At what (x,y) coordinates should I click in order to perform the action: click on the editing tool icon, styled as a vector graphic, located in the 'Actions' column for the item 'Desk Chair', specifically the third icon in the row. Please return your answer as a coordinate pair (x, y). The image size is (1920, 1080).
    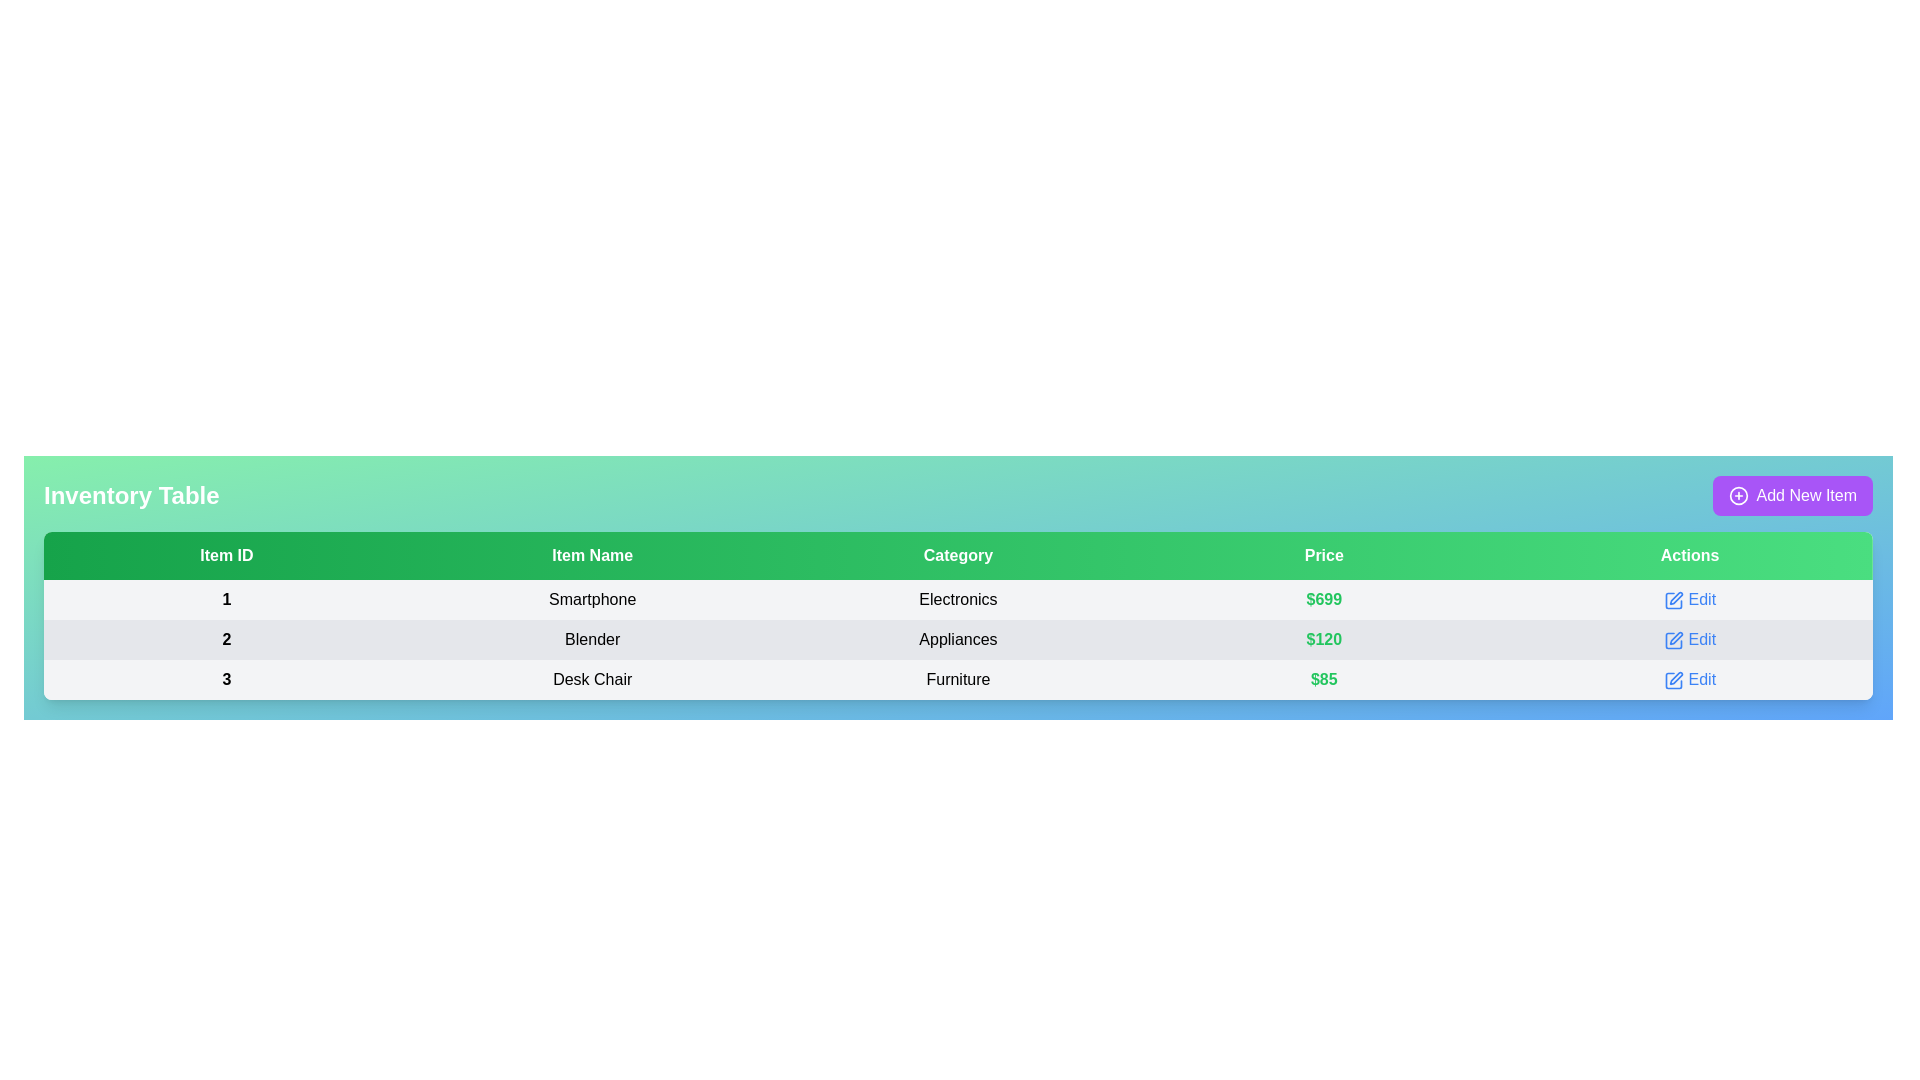
    Looking at the image, I should click on (1676, 677).